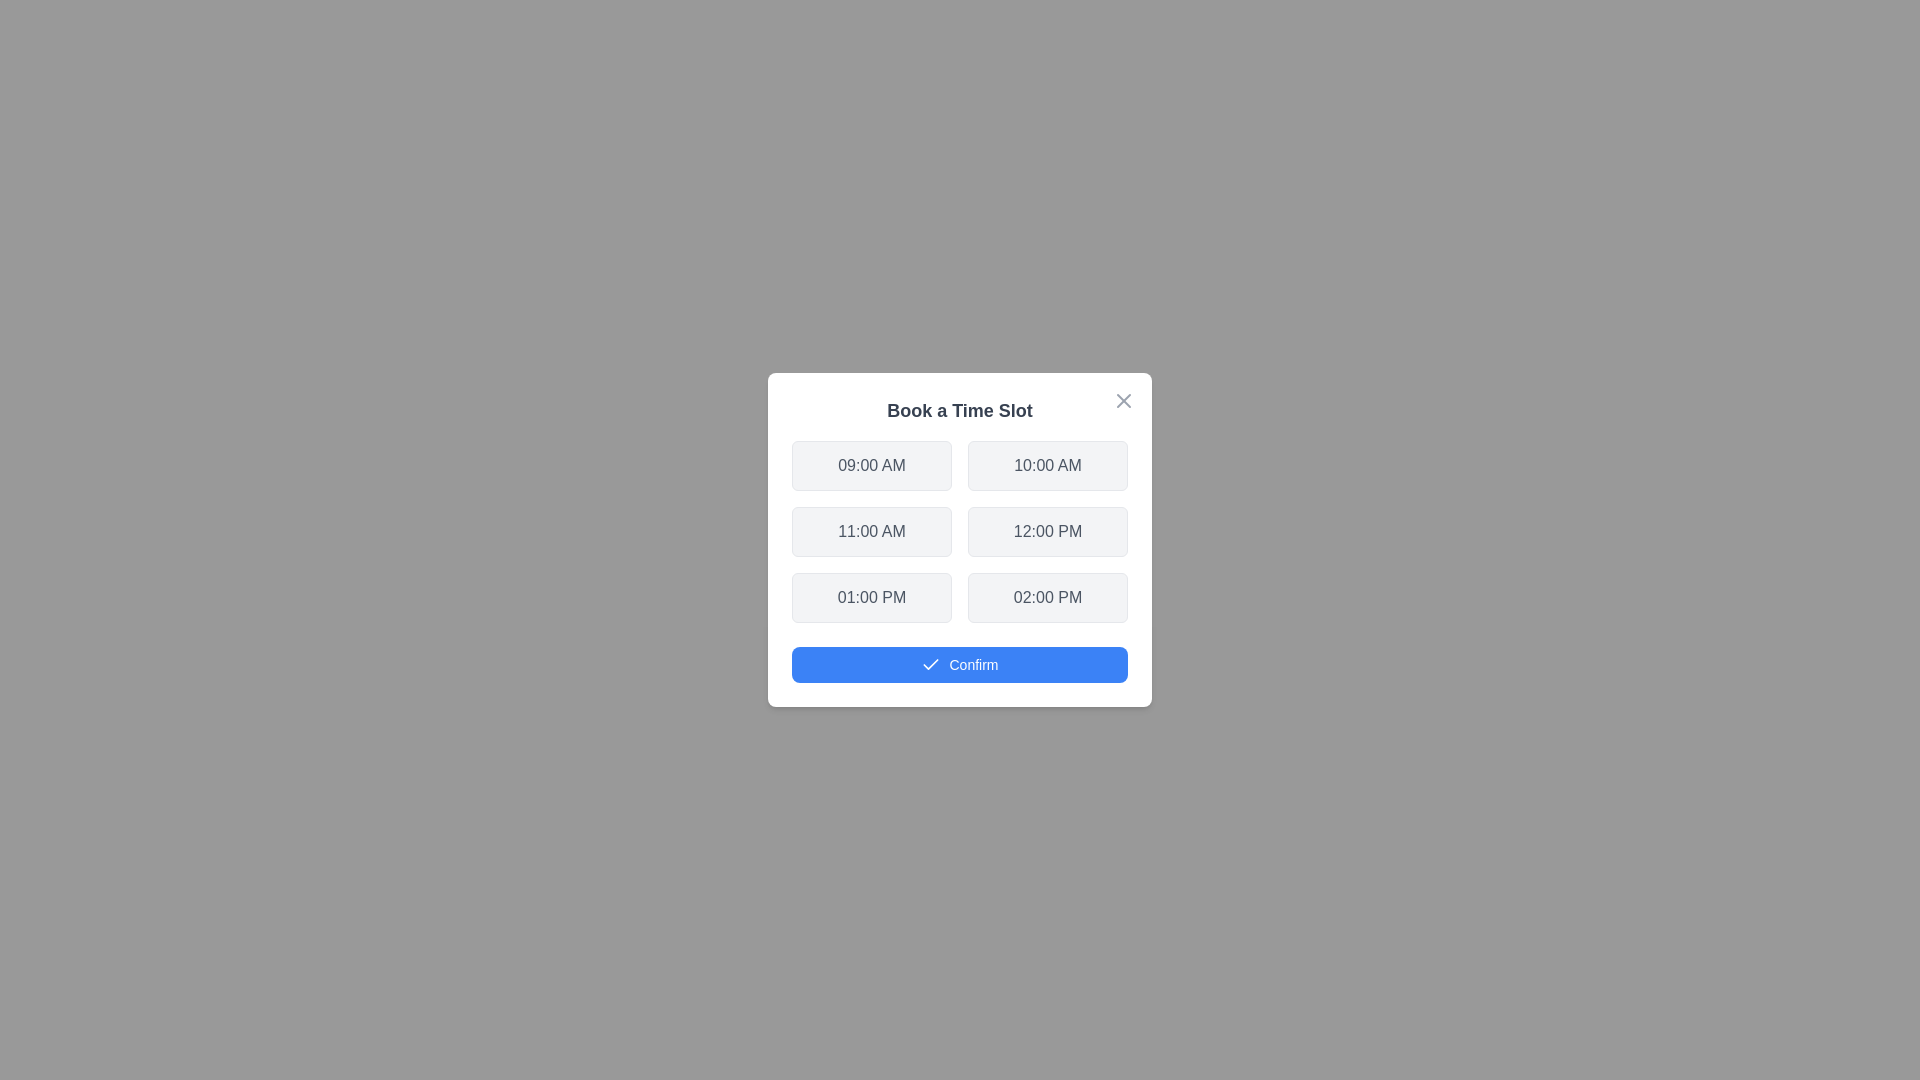  I want to click on the time slot 12:00 PM by clicking on its button, so click(1046, 531).